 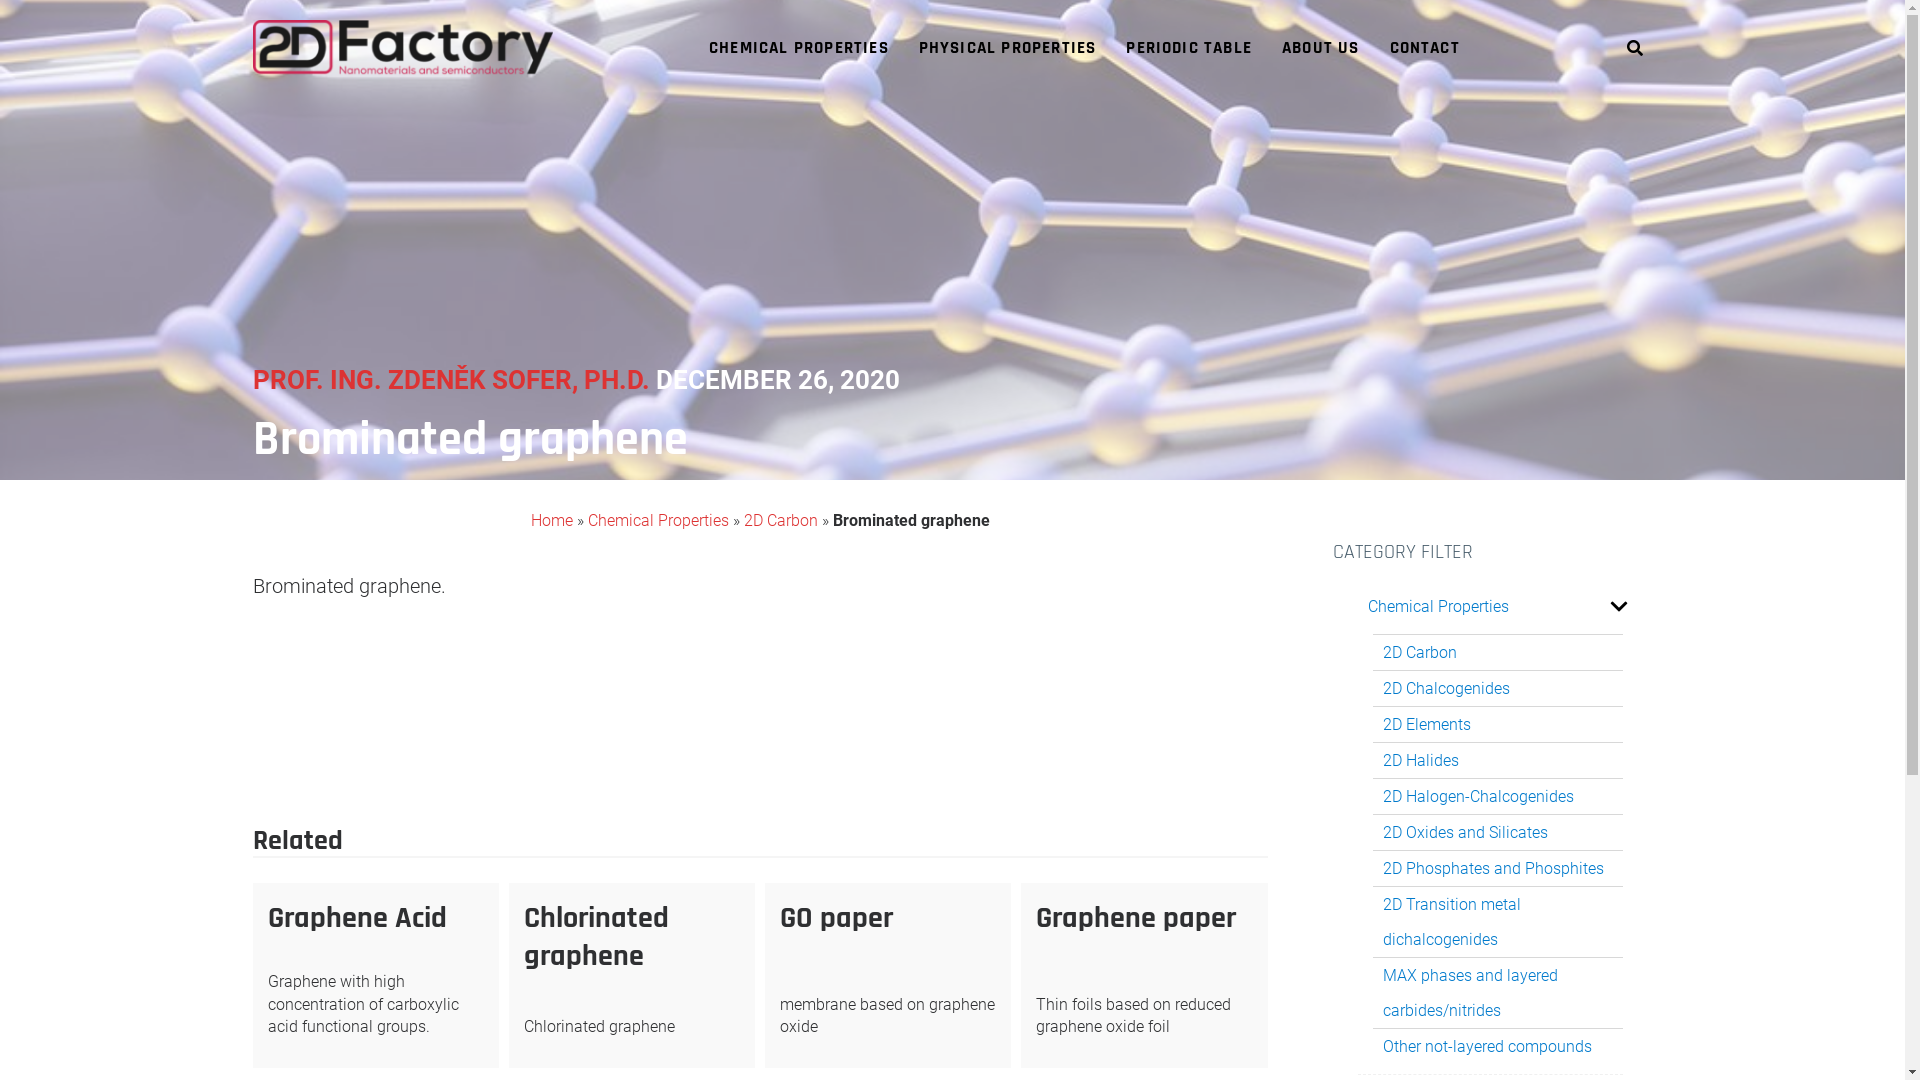 What do you see at coordinates (1320, 48) in the screenshot?
I see `'ABOUT US'` at bounding box center [1320, 48].